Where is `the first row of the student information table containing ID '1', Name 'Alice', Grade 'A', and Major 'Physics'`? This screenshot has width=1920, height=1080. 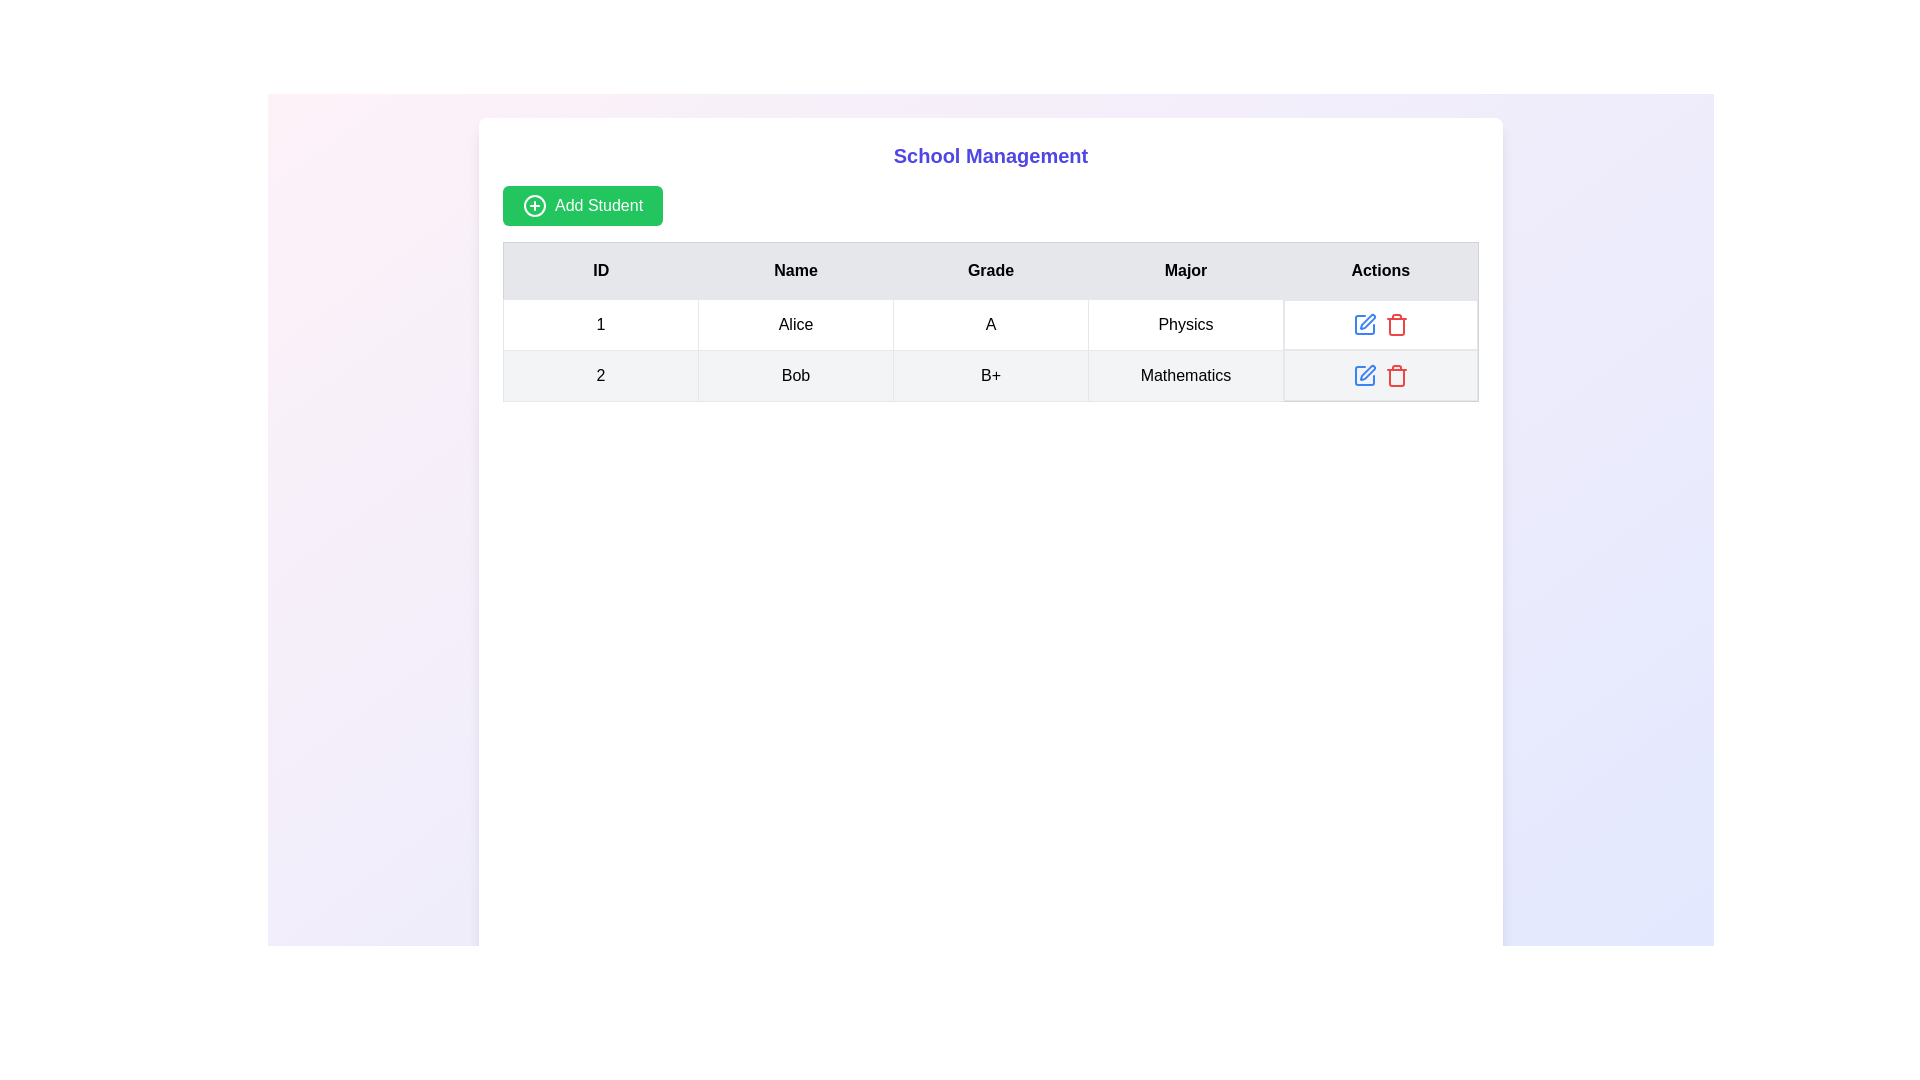 the first row of the student information table containing ID '1', Name 'Alice', Grade 'A', and Major 'Physics' is located at coordinates (990, 323).